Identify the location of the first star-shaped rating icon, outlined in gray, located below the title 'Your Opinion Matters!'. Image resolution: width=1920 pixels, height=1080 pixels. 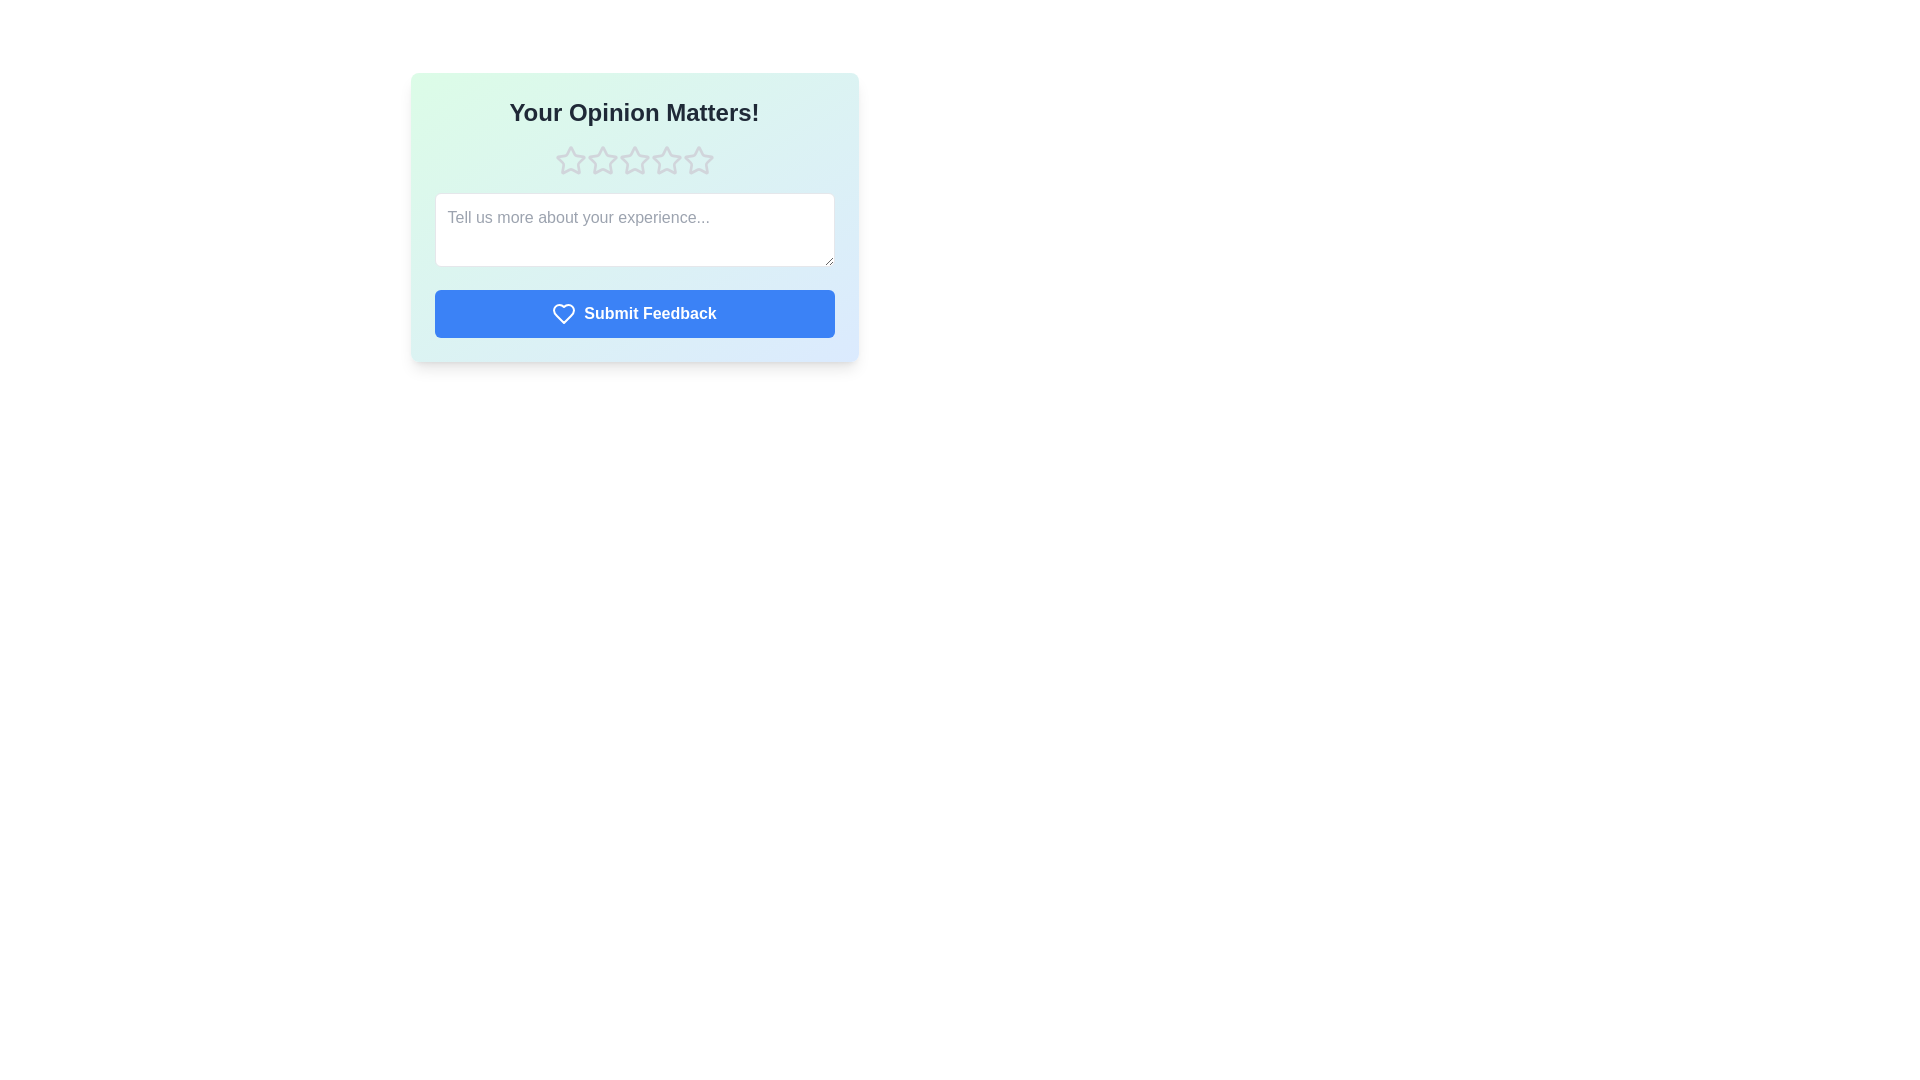
(601, 159).